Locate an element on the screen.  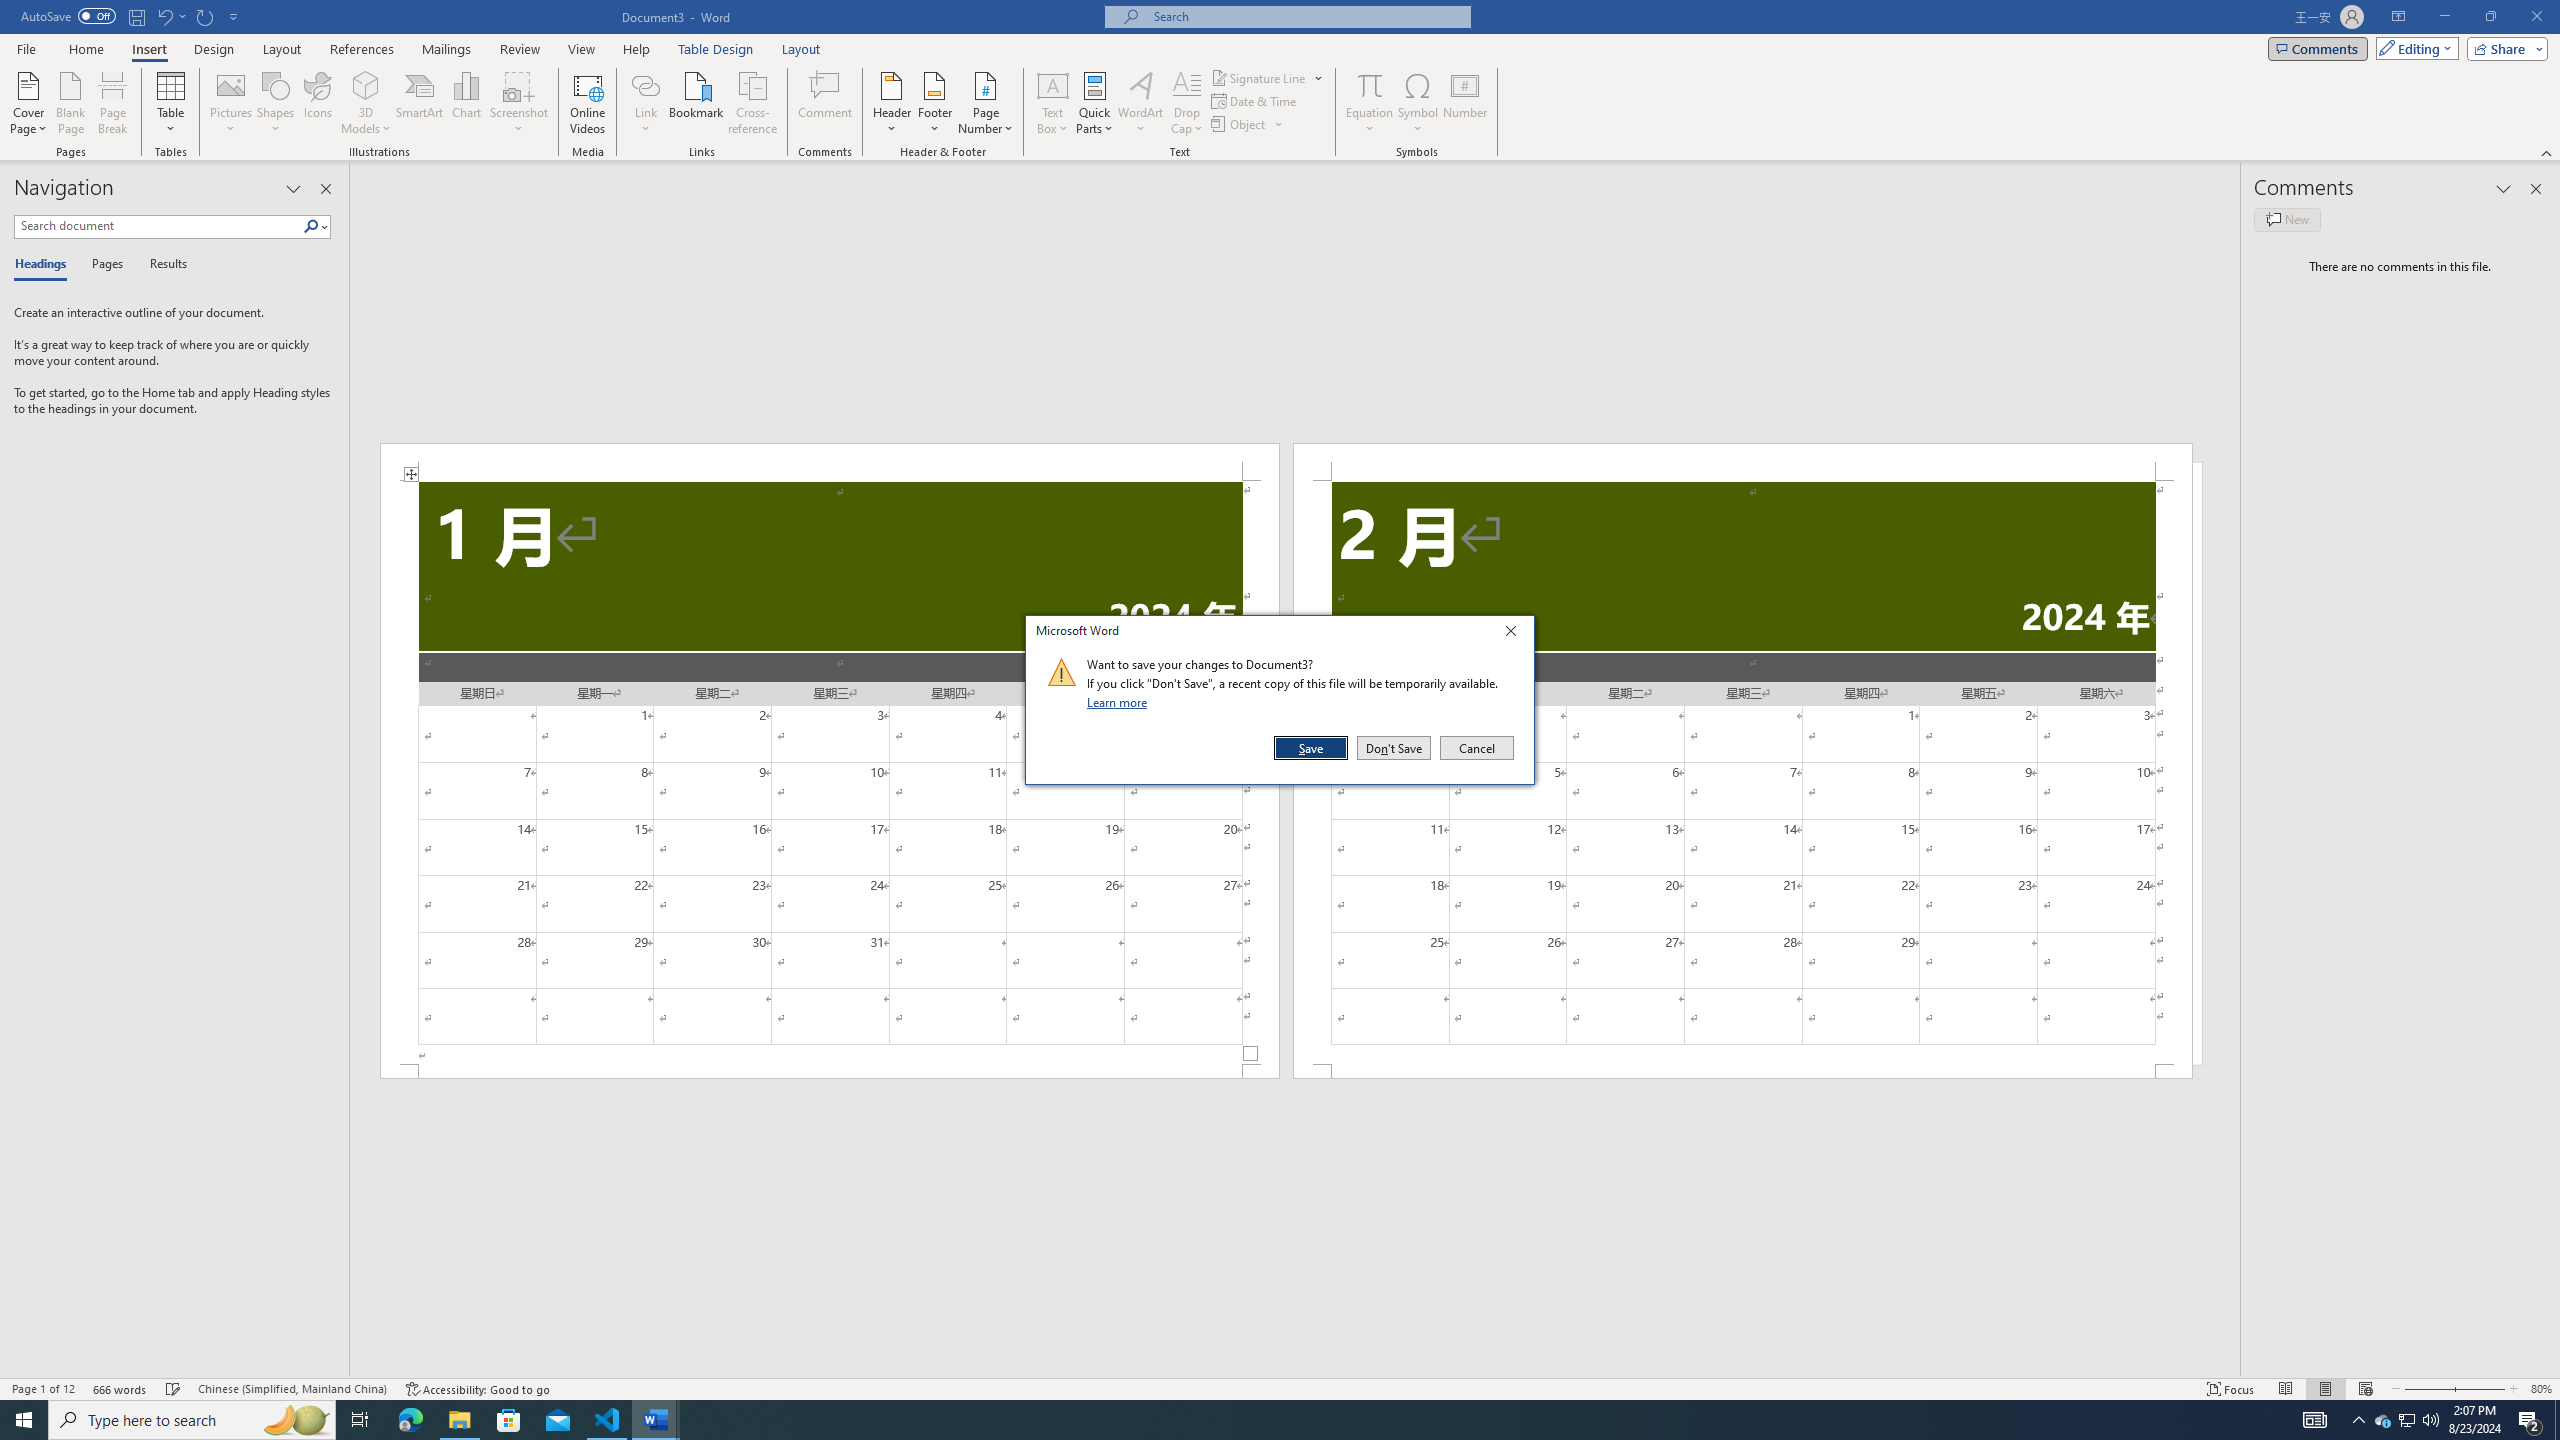
'Microsoft Store' is located at coordinates (509, 1418).